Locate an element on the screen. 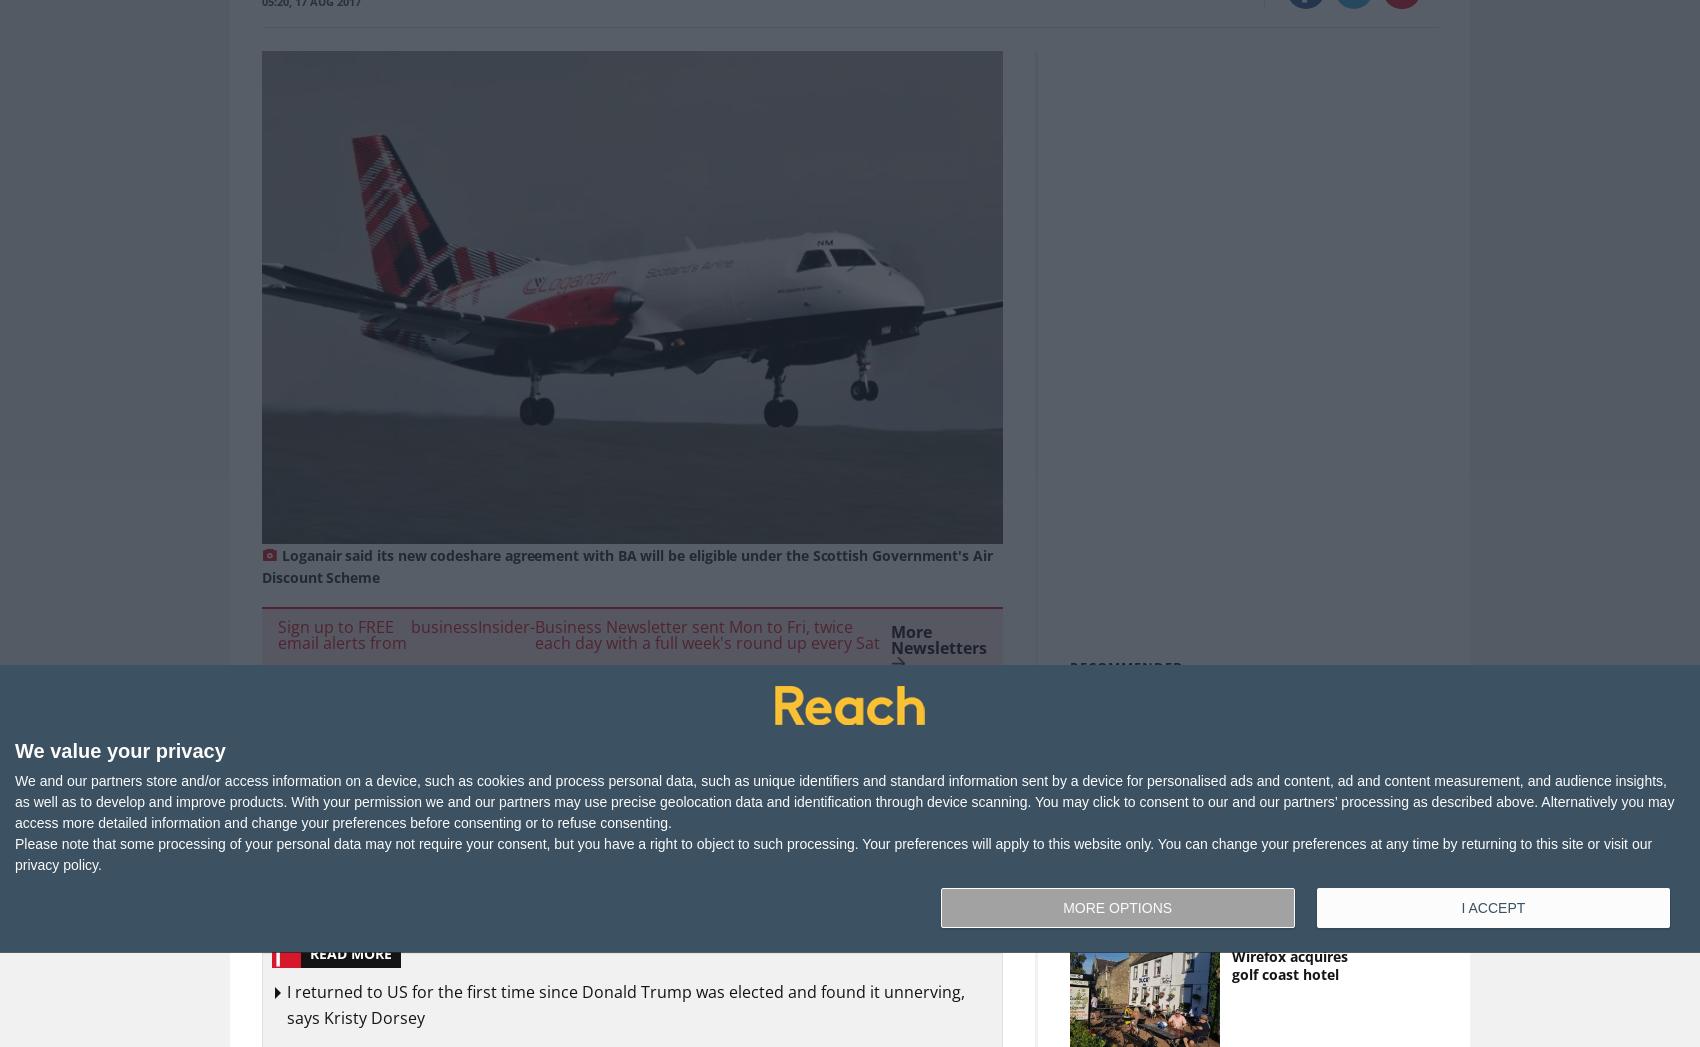 Image resolution: width=1700 pixels, height=1047 pixels. 'Regional airline Loganair has signed a new expanded codeshare agreement with British Airways, allowing Highlands and Islands customers to connect to global services.' is located at coordinates (261, 808).